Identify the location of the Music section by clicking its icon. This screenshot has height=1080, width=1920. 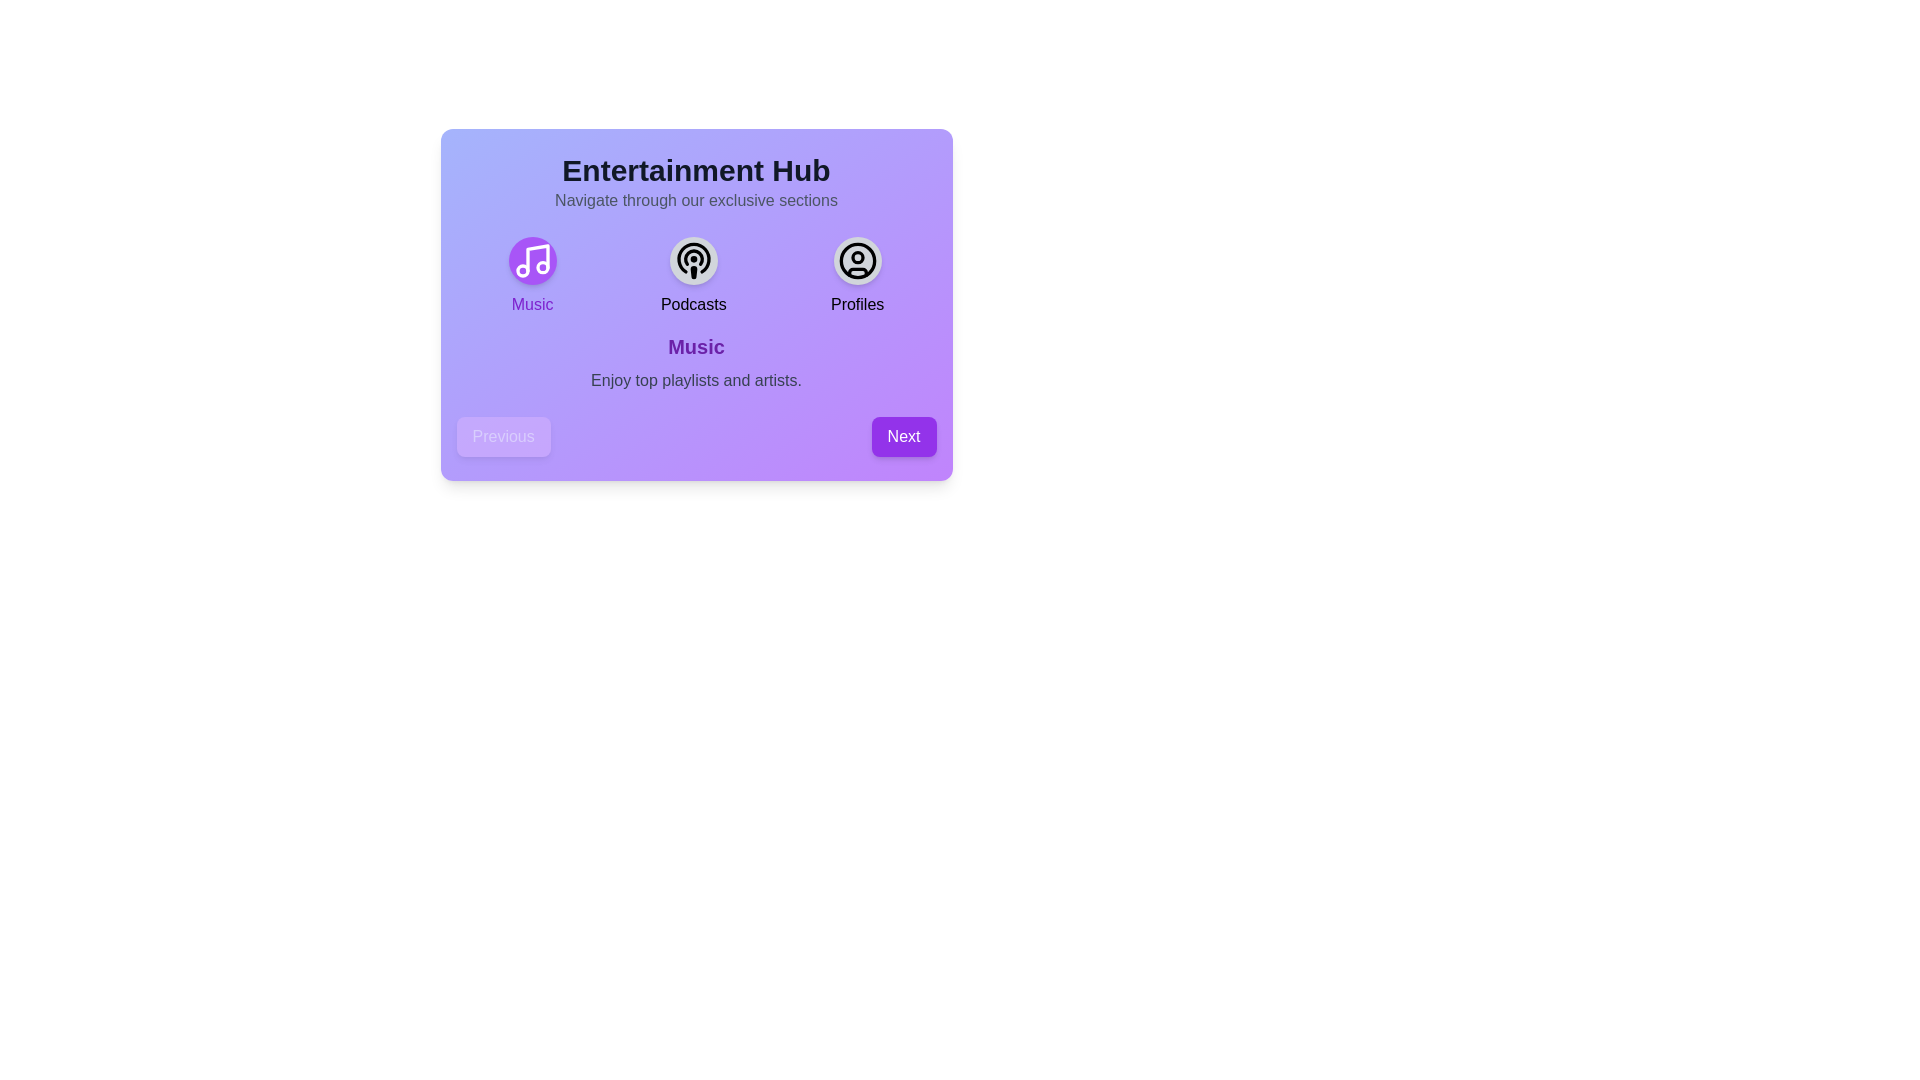
(532, 260).